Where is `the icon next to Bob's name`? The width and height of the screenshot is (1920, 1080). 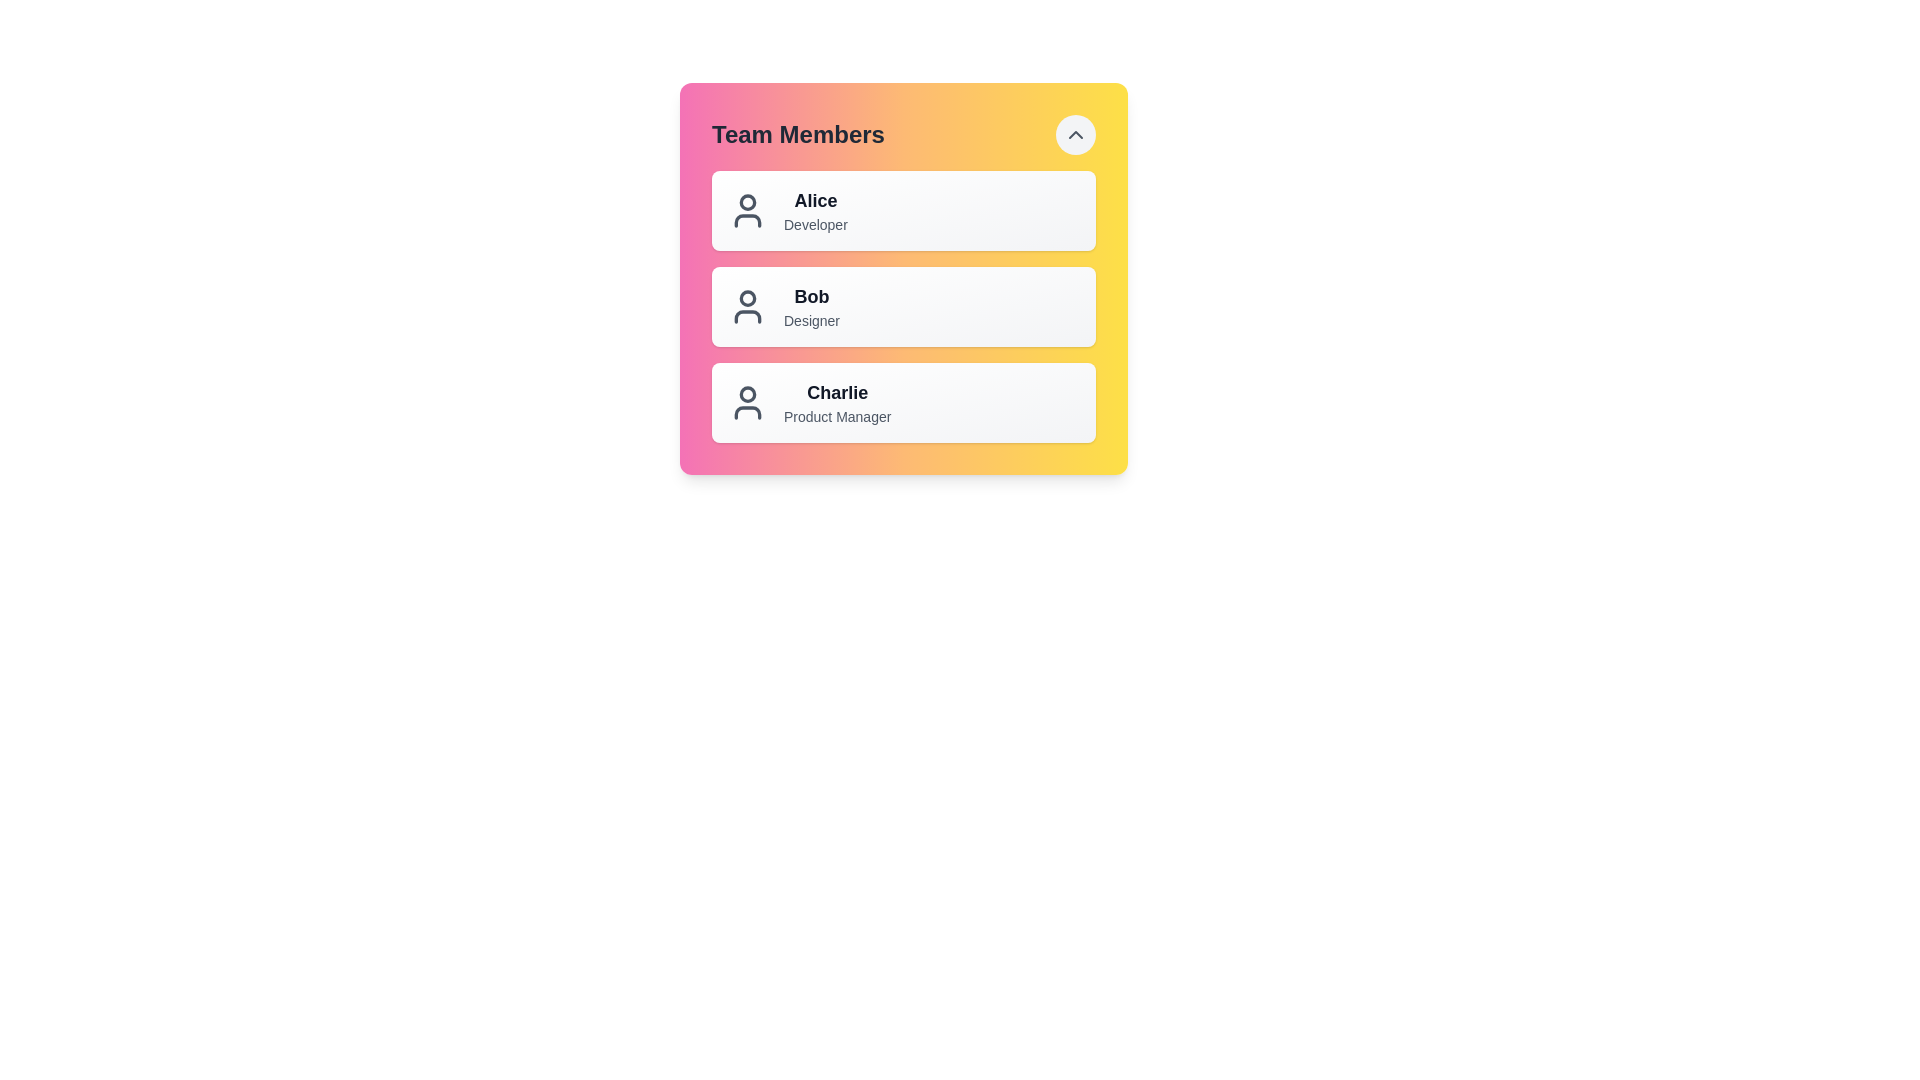
the icon next to Bob's name is located at coordinates (747, 307).